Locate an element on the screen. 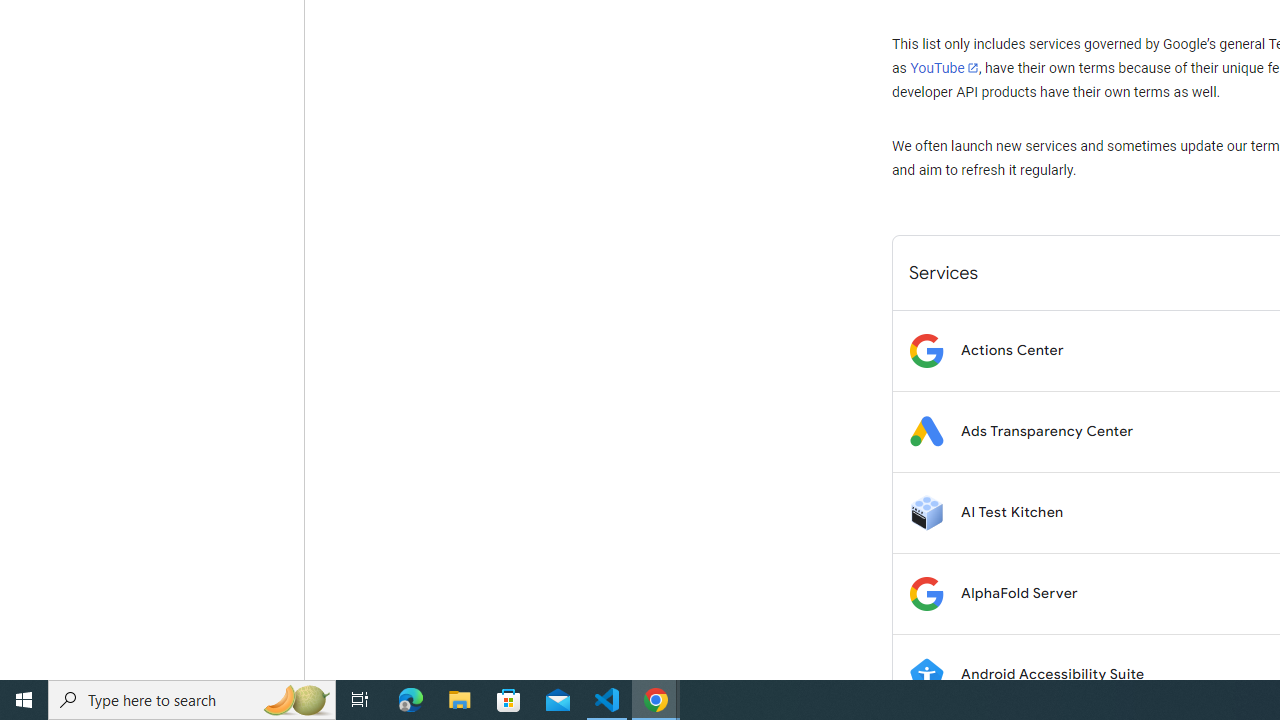 This screenshot has width=1280, height=720. 'Logo for Ads Transparency Center' is located at coordinates (925, 430).